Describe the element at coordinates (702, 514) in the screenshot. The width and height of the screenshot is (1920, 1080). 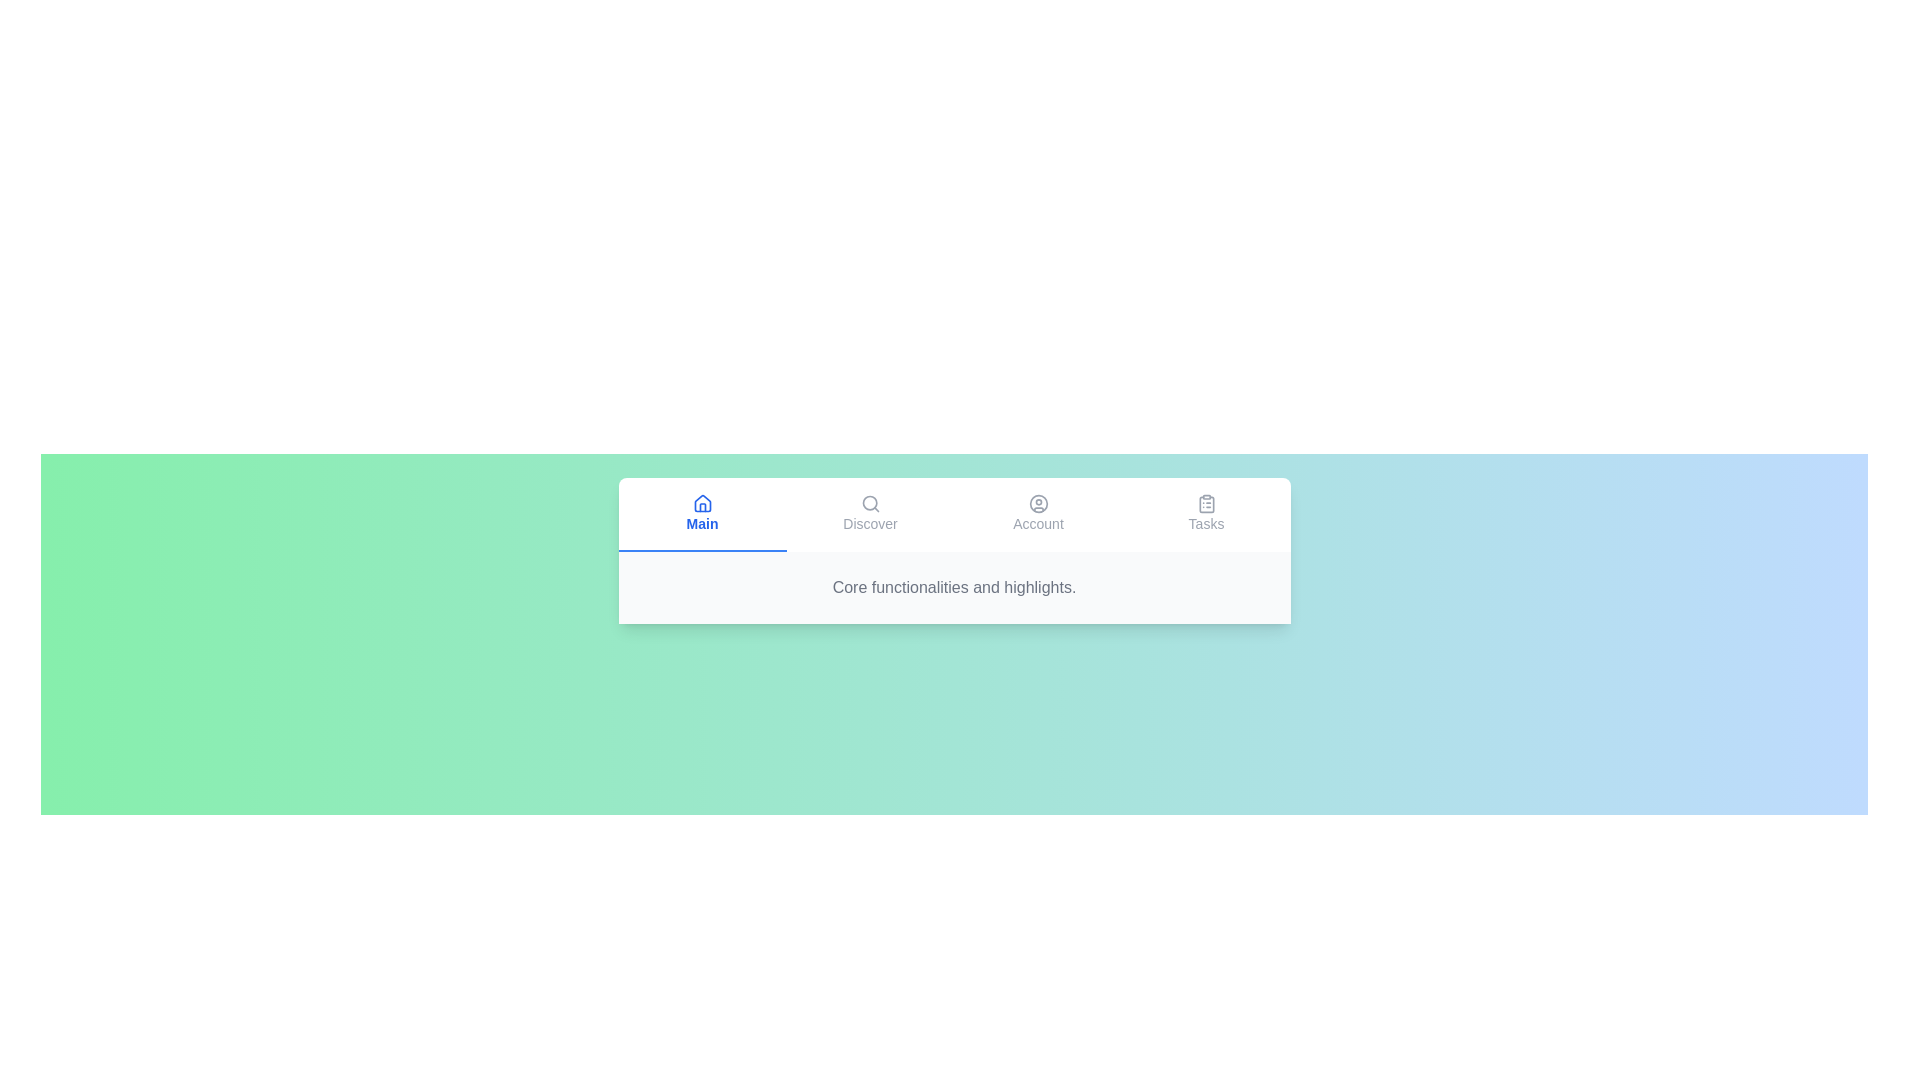
I see `the Main tab to switch to it` at that location.